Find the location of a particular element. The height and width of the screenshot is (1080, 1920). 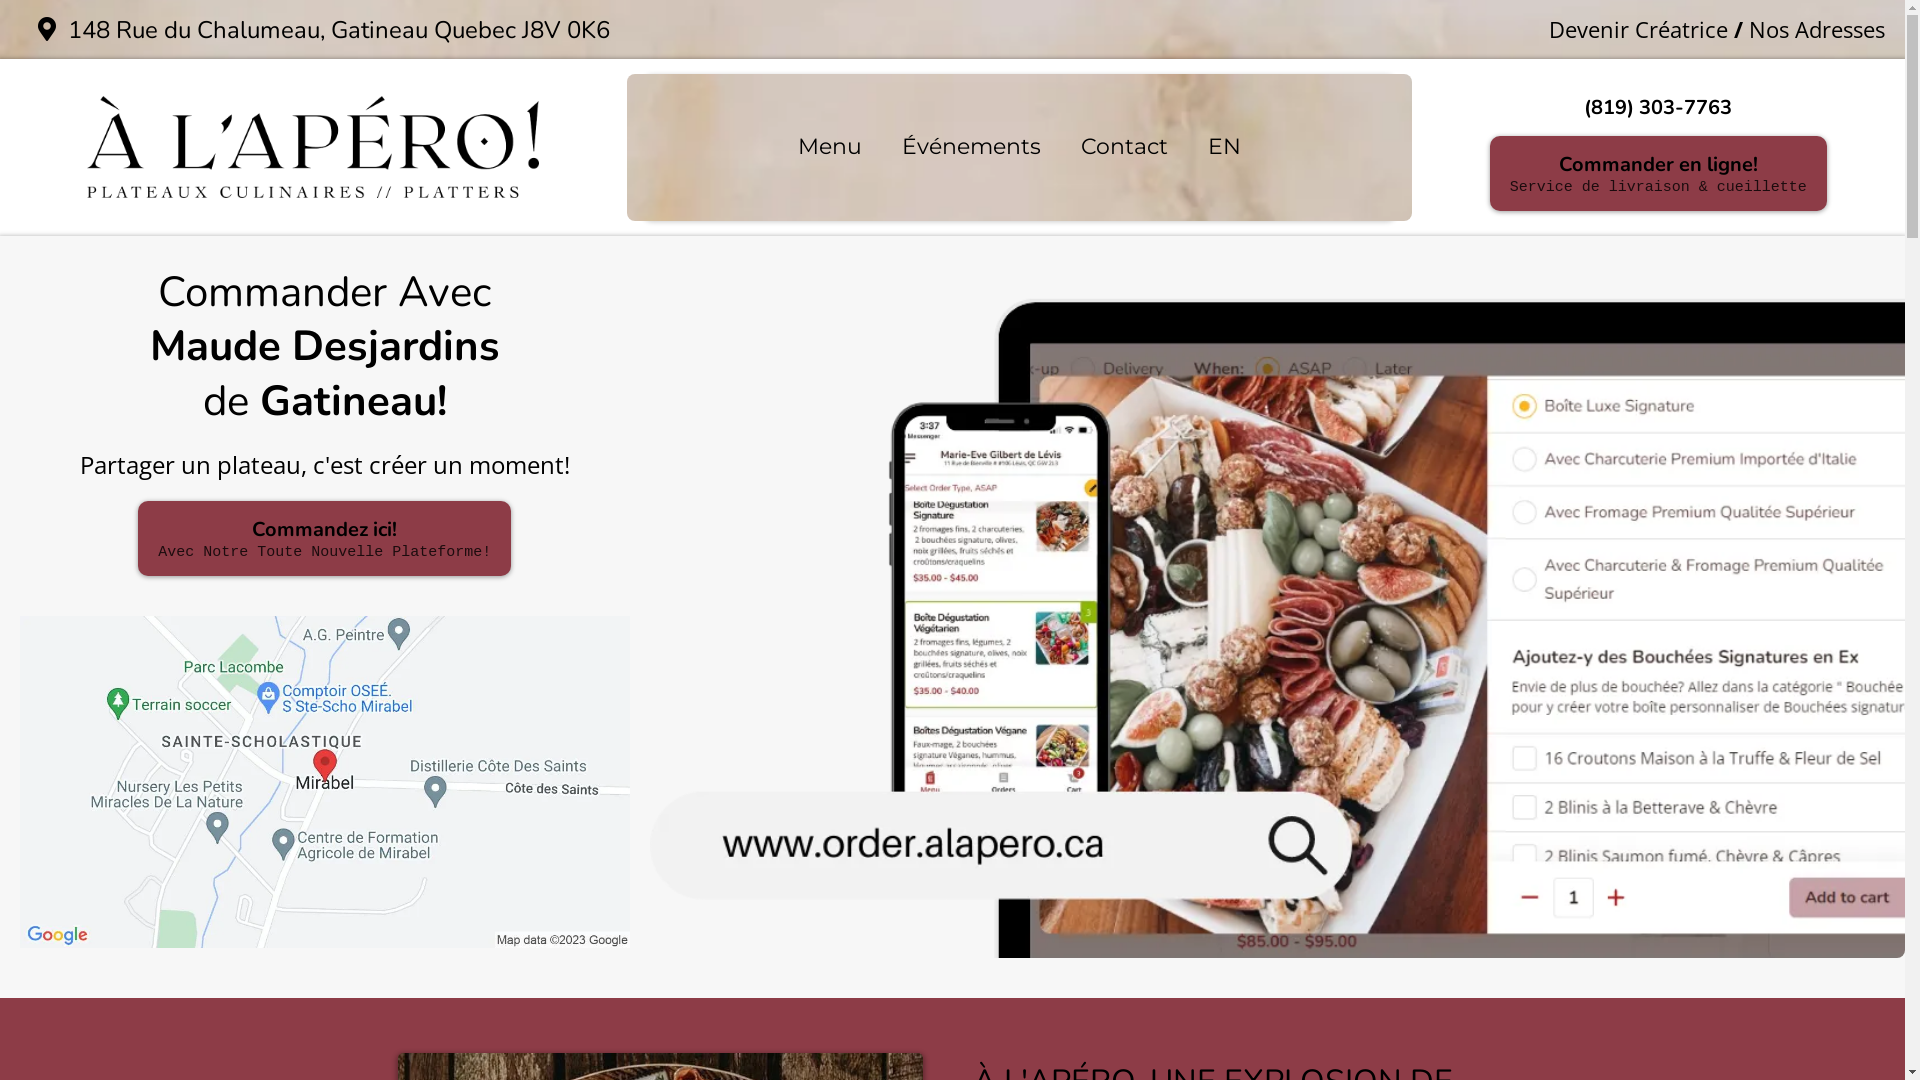

'Contact' is located at coordinates (1124, 146).